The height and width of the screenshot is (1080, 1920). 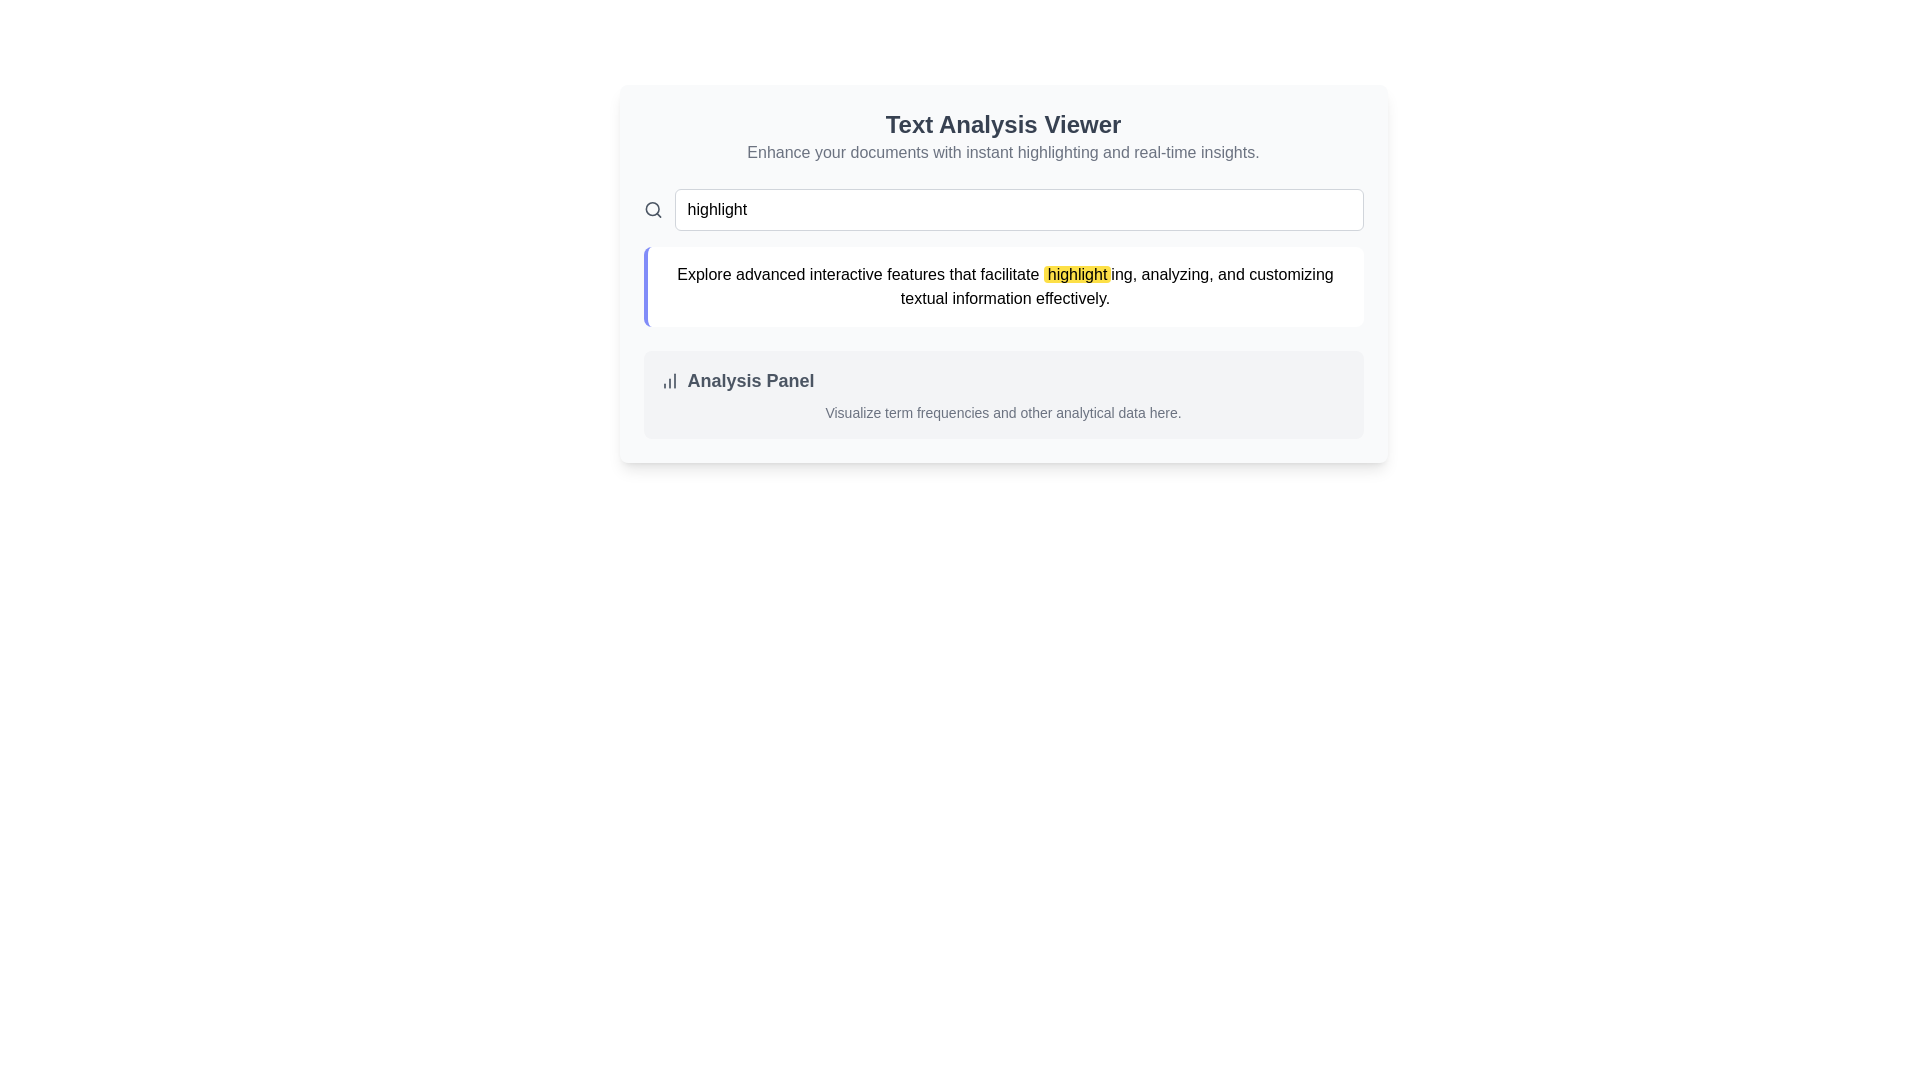 What do you see at coordinates (1076, 274) in the screenshot?
I see `the Text Highlight element that emphasizes the word 'highlight' within the paragraph by moving the mouse cursor to its center point` at bounding box center [1076, 274].